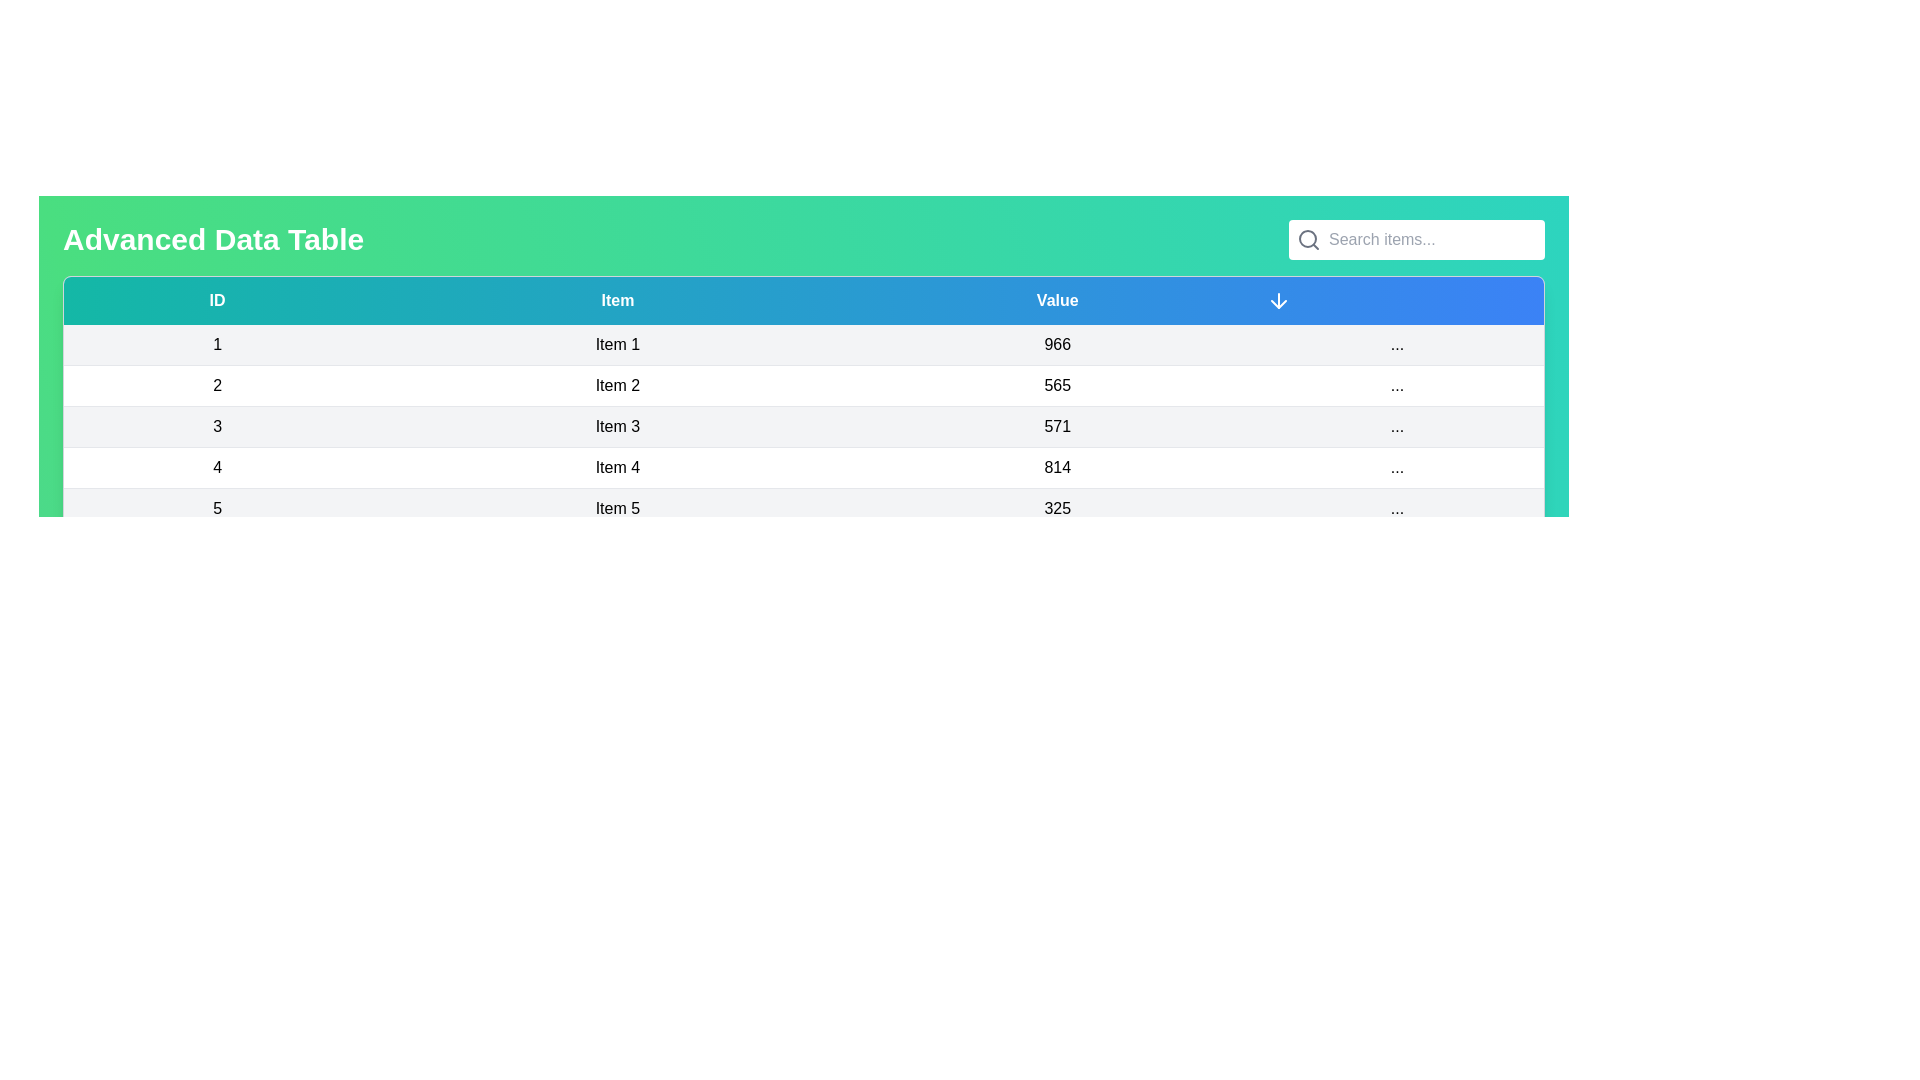 This screenshot has height=1080, width=1920. I want to click on the text in the row corresponding to 2, so click(216, 385).